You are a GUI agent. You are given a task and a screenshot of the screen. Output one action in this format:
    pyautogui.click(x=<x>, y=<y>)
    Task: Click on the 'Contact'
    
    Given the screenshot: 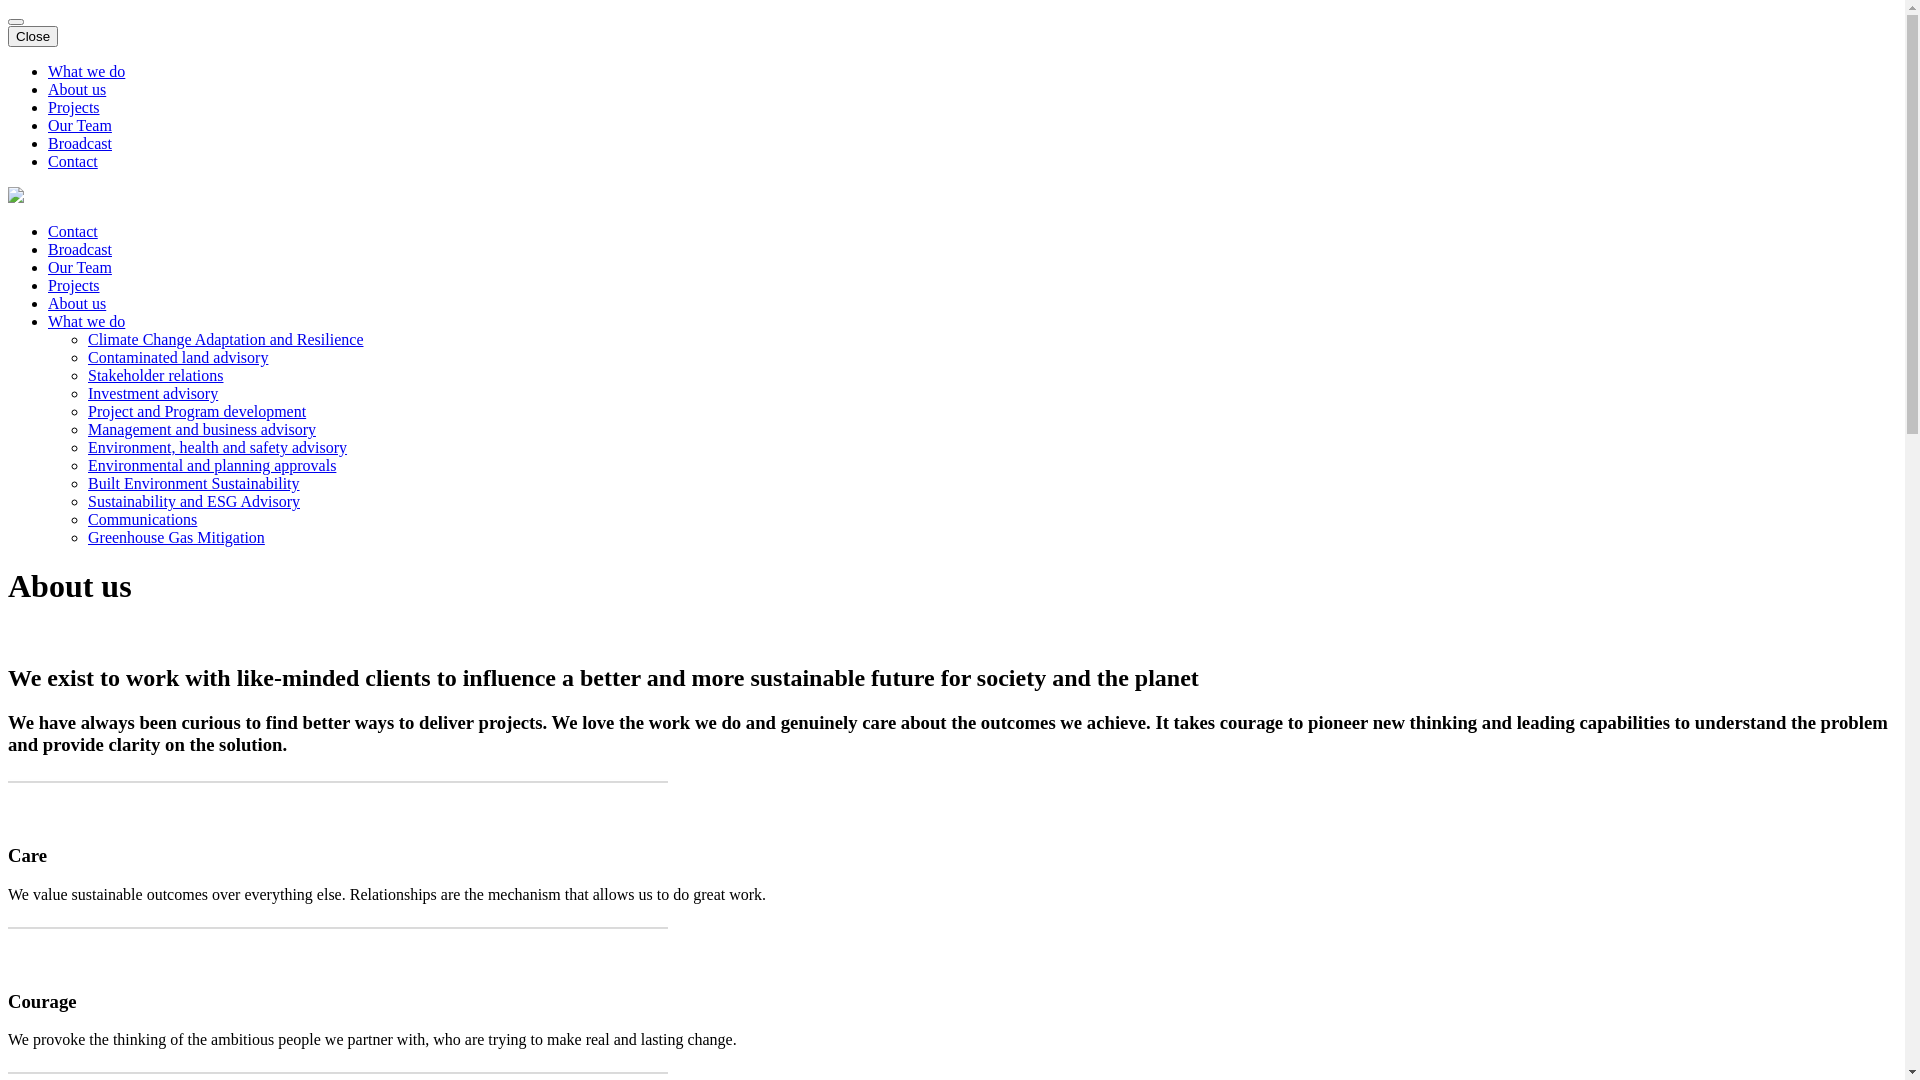 What is the action you would take?
    pyautogui.click(x=72, y=230)
    